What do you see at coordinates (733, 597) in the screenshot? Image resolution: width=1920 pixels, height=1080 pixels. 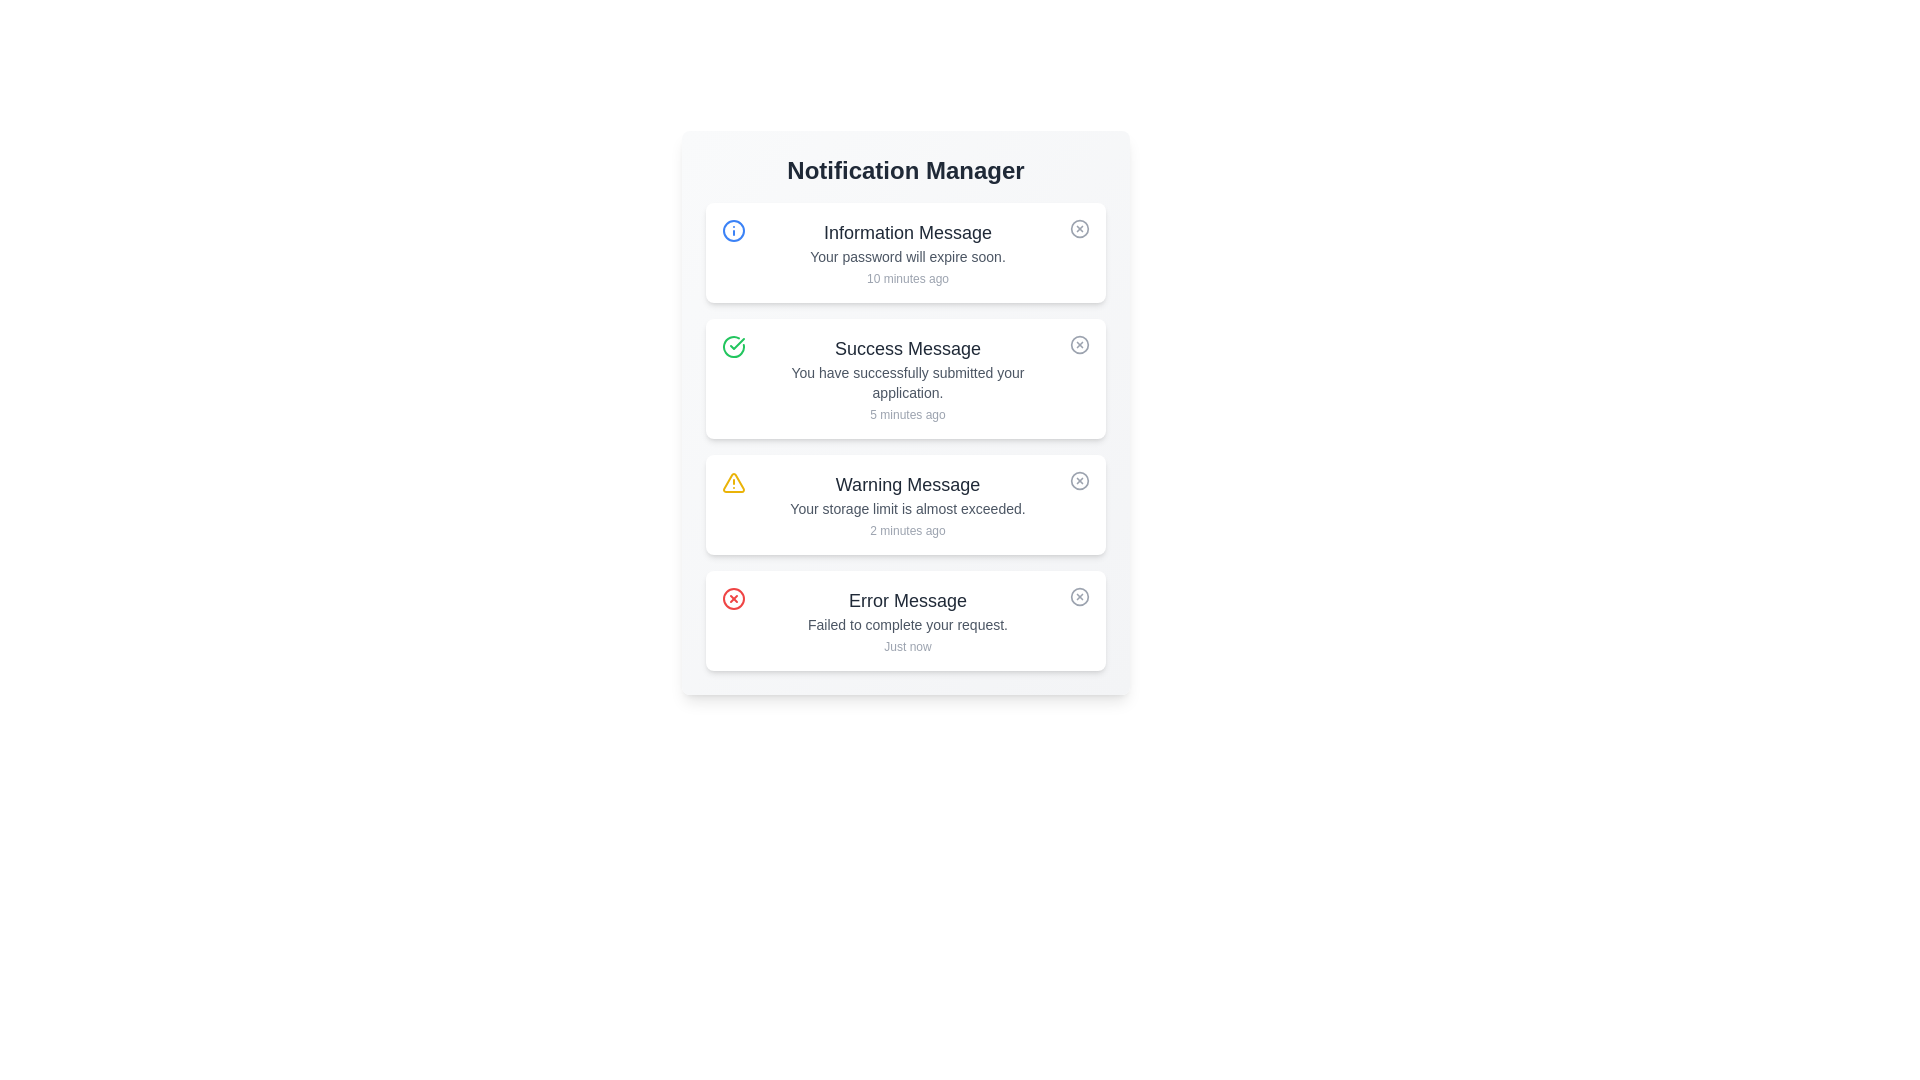 I see `the error icon located at the top-left corner of the fourth notification card labeled 'Error Message' to acknowledge or close the error` at bounding box center [733, 597].